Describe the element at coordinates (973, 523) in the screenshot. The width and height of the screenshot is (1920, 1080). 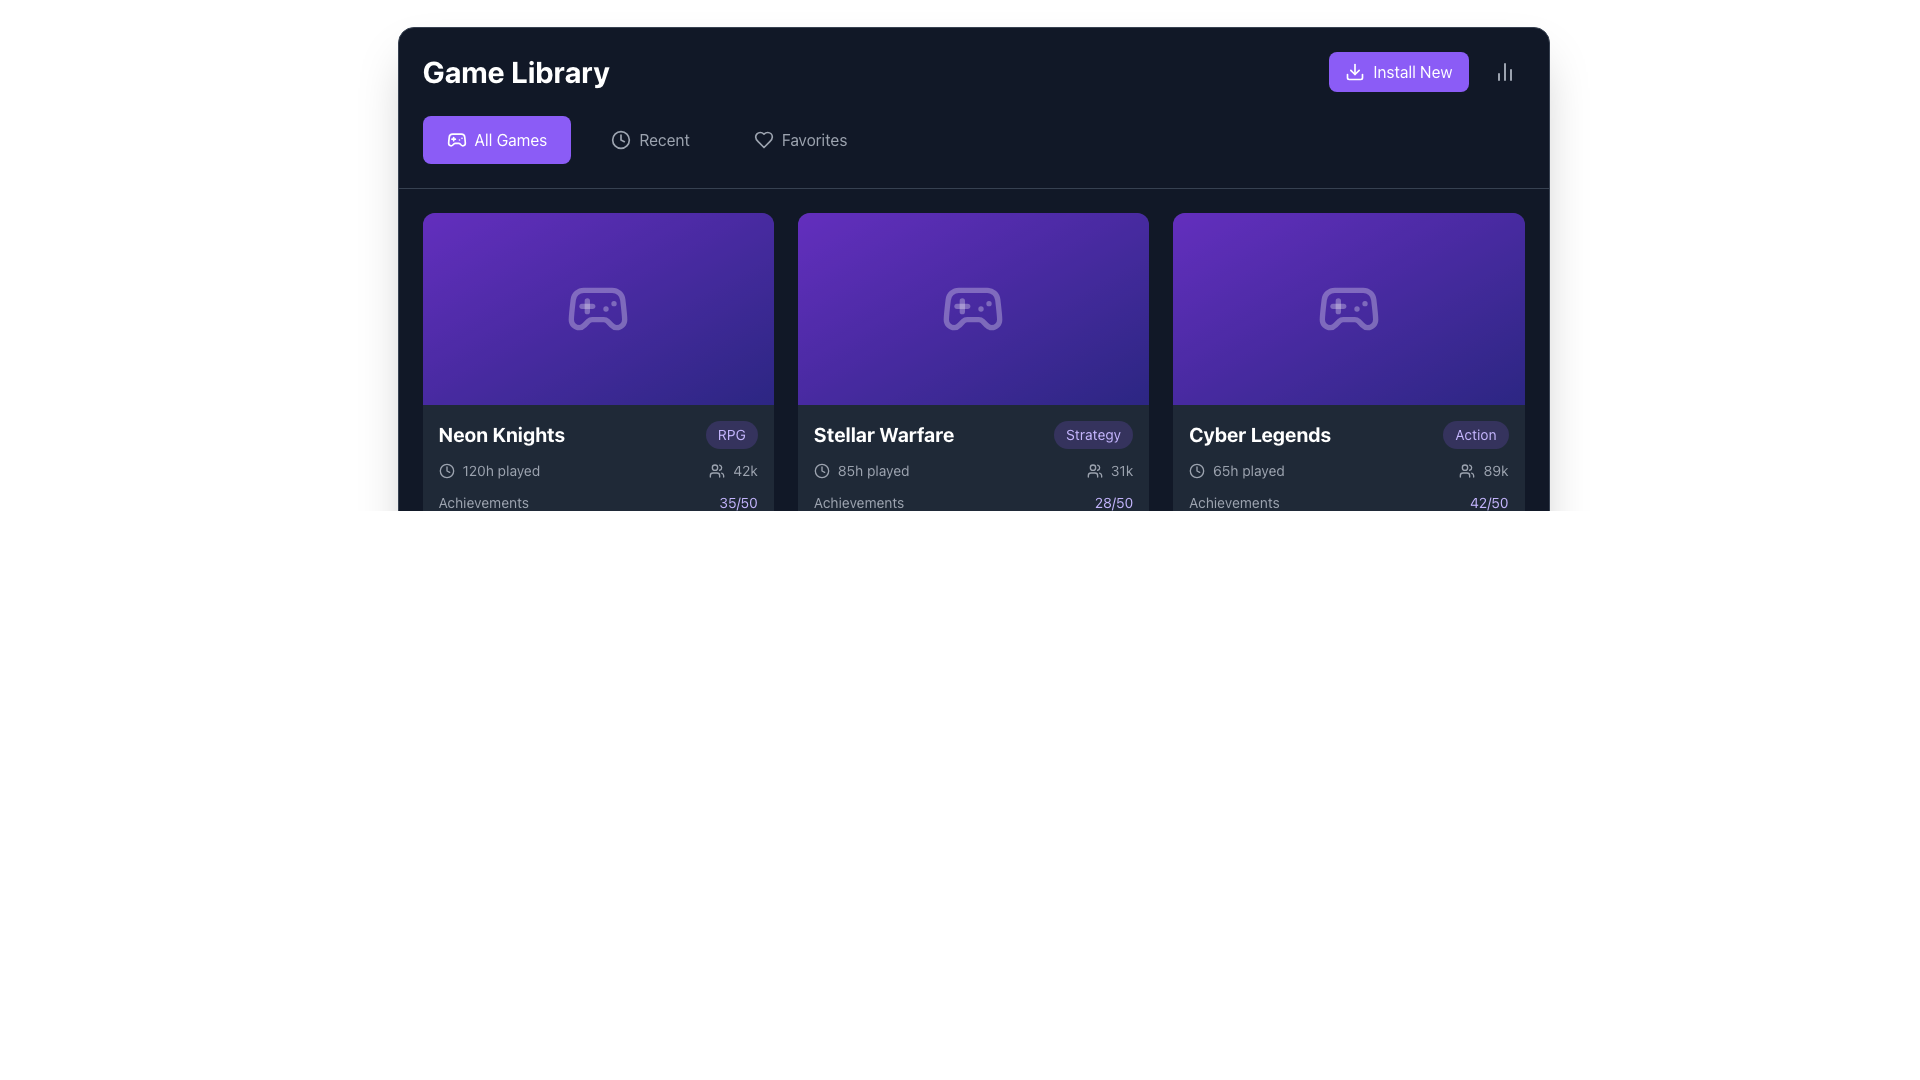
I see `the progress visually on the Progress bar located within the 'Stellar Warfare' game card, below the 'Achievements' text and '28/50' value` at that location.